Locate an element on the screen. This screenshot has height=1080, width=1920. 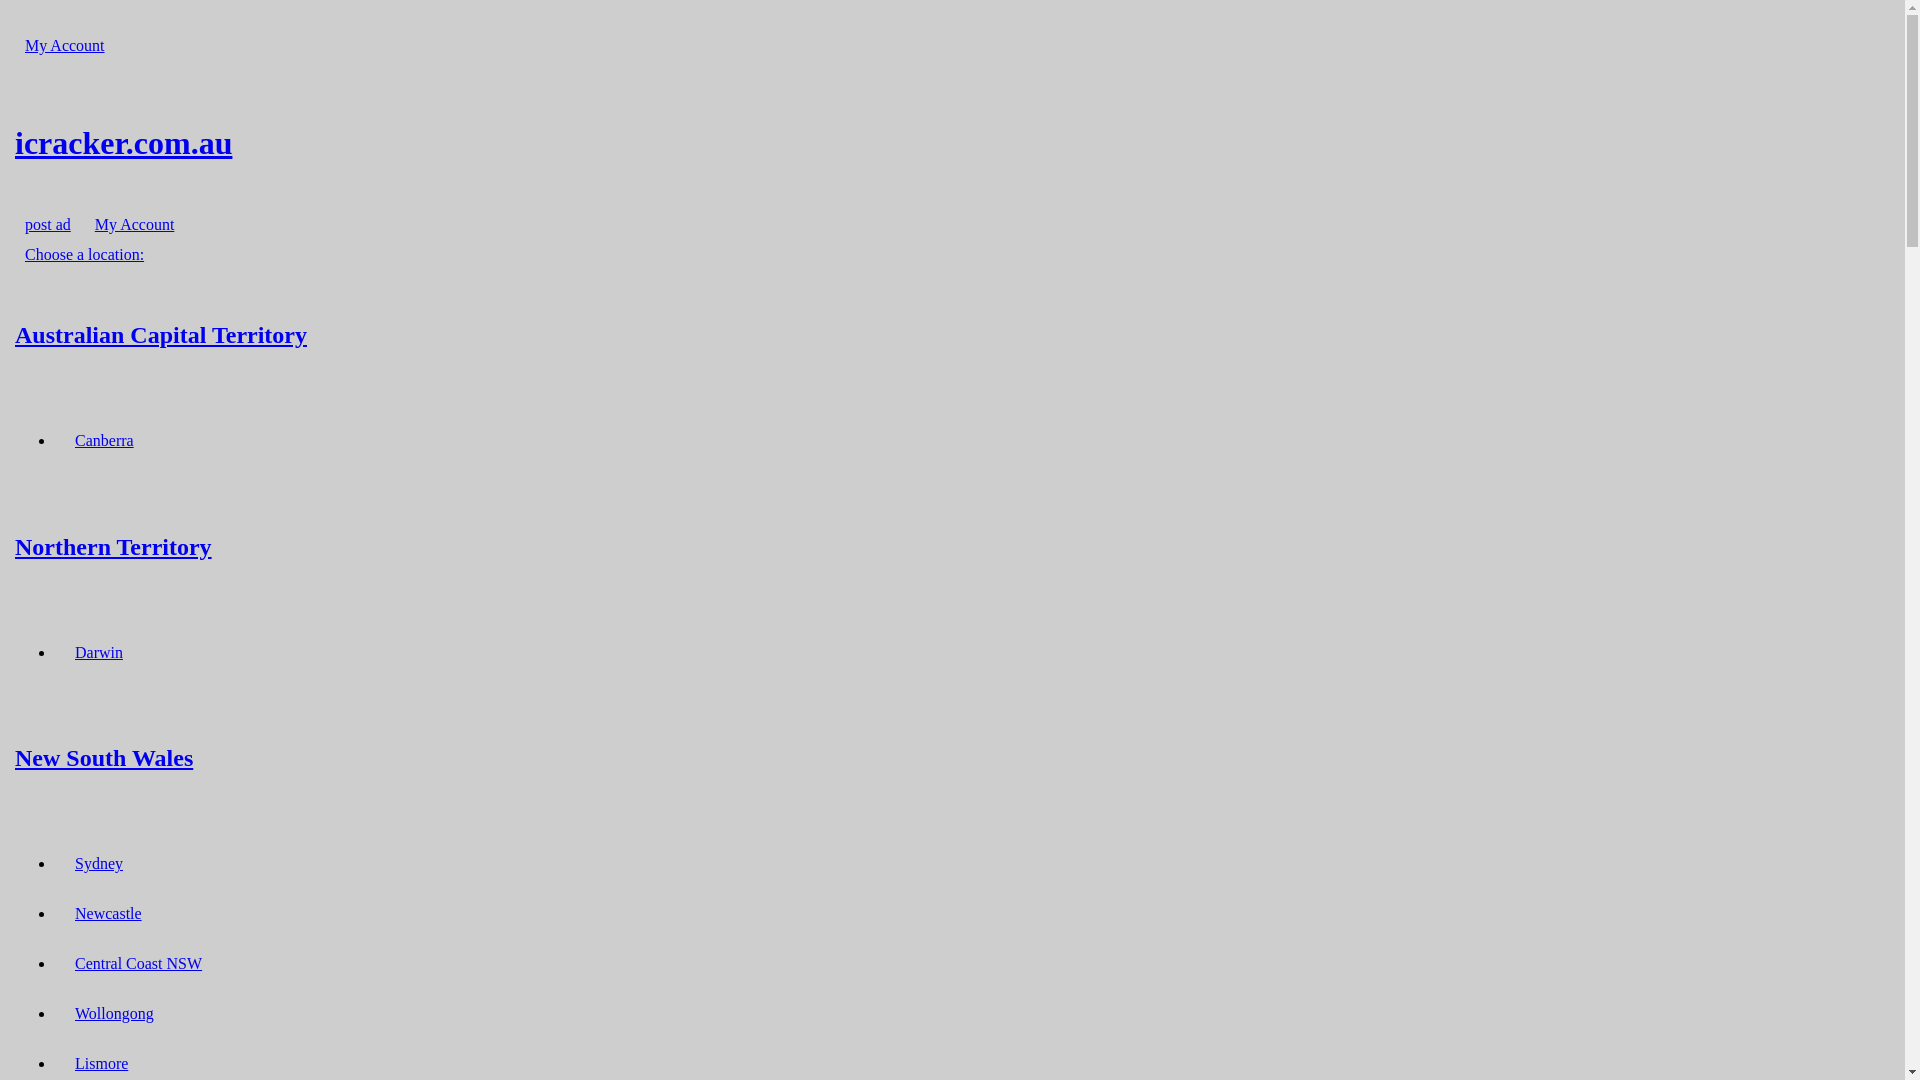
'Choose a location:' is located at coordinates (83, 253).